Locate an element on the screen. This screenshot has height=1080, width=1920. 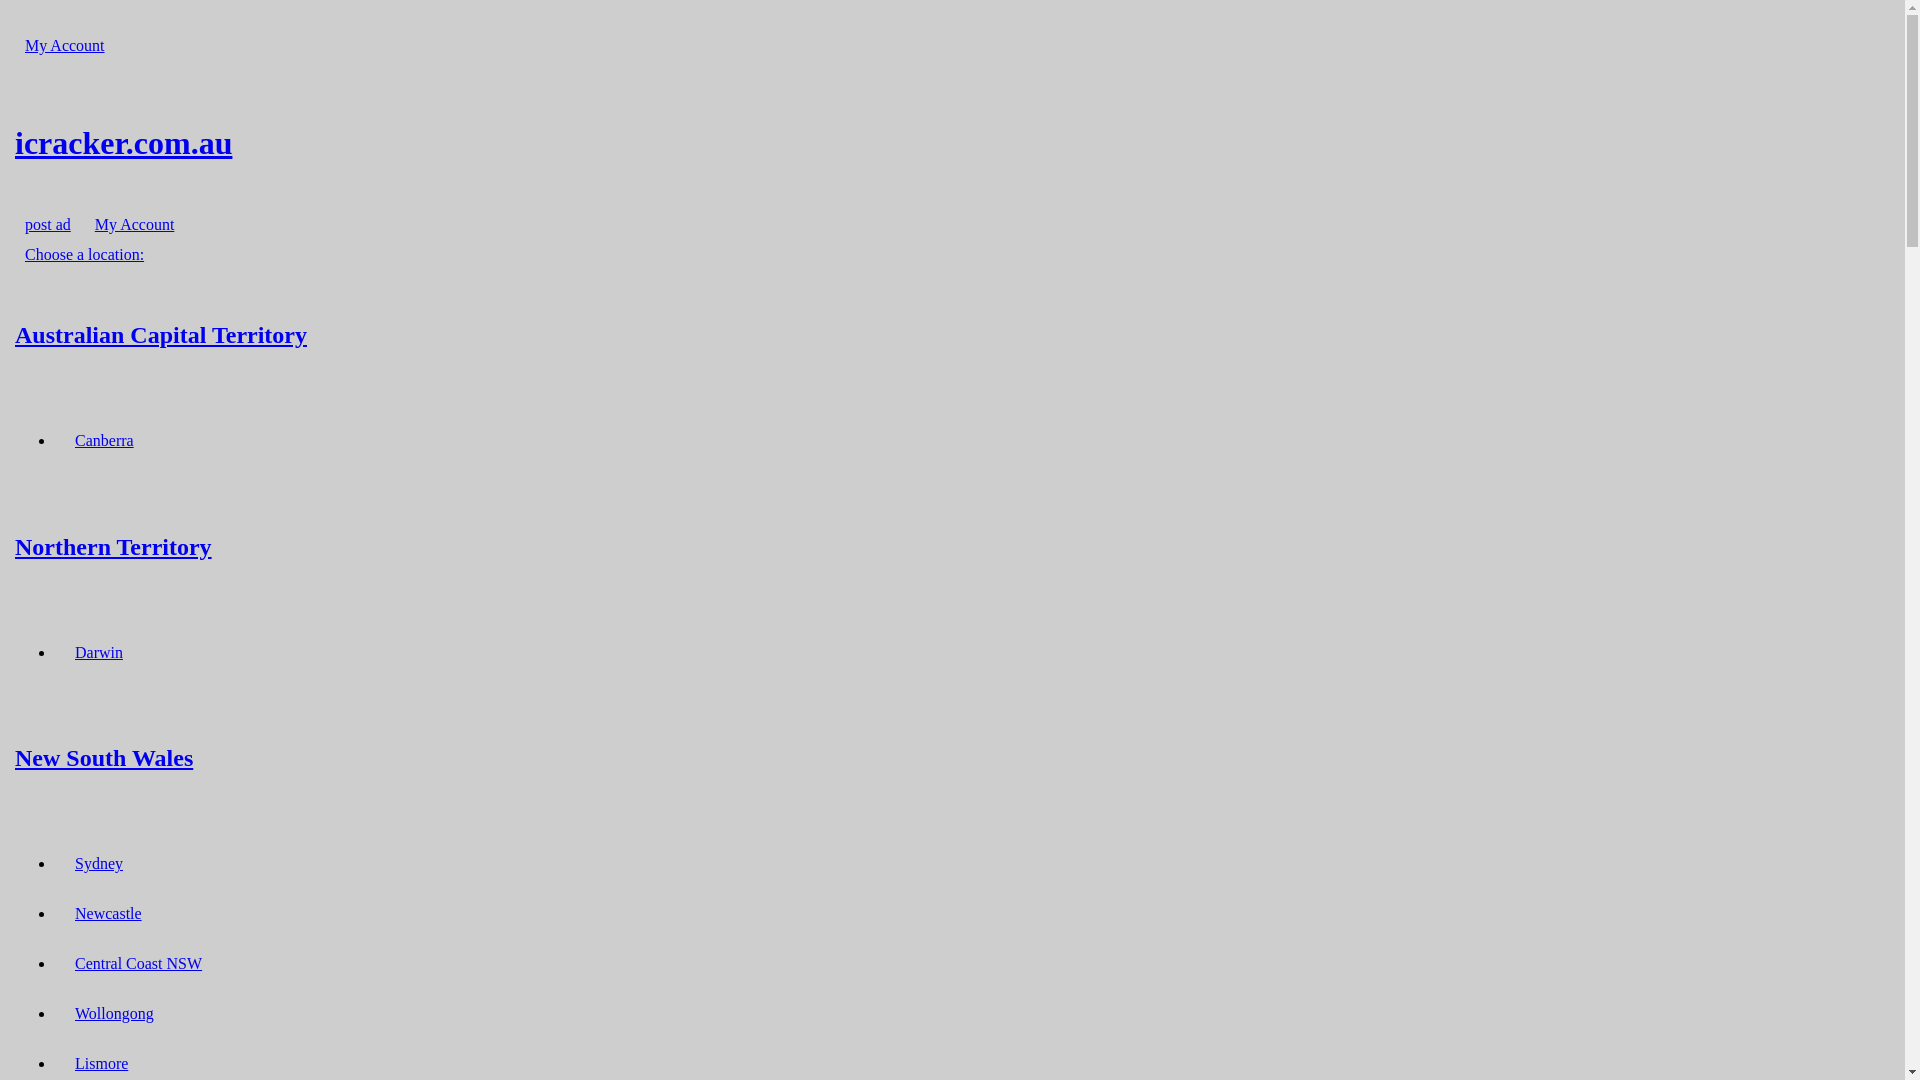
'Choose a location:' is located at coordinates (83, 253).